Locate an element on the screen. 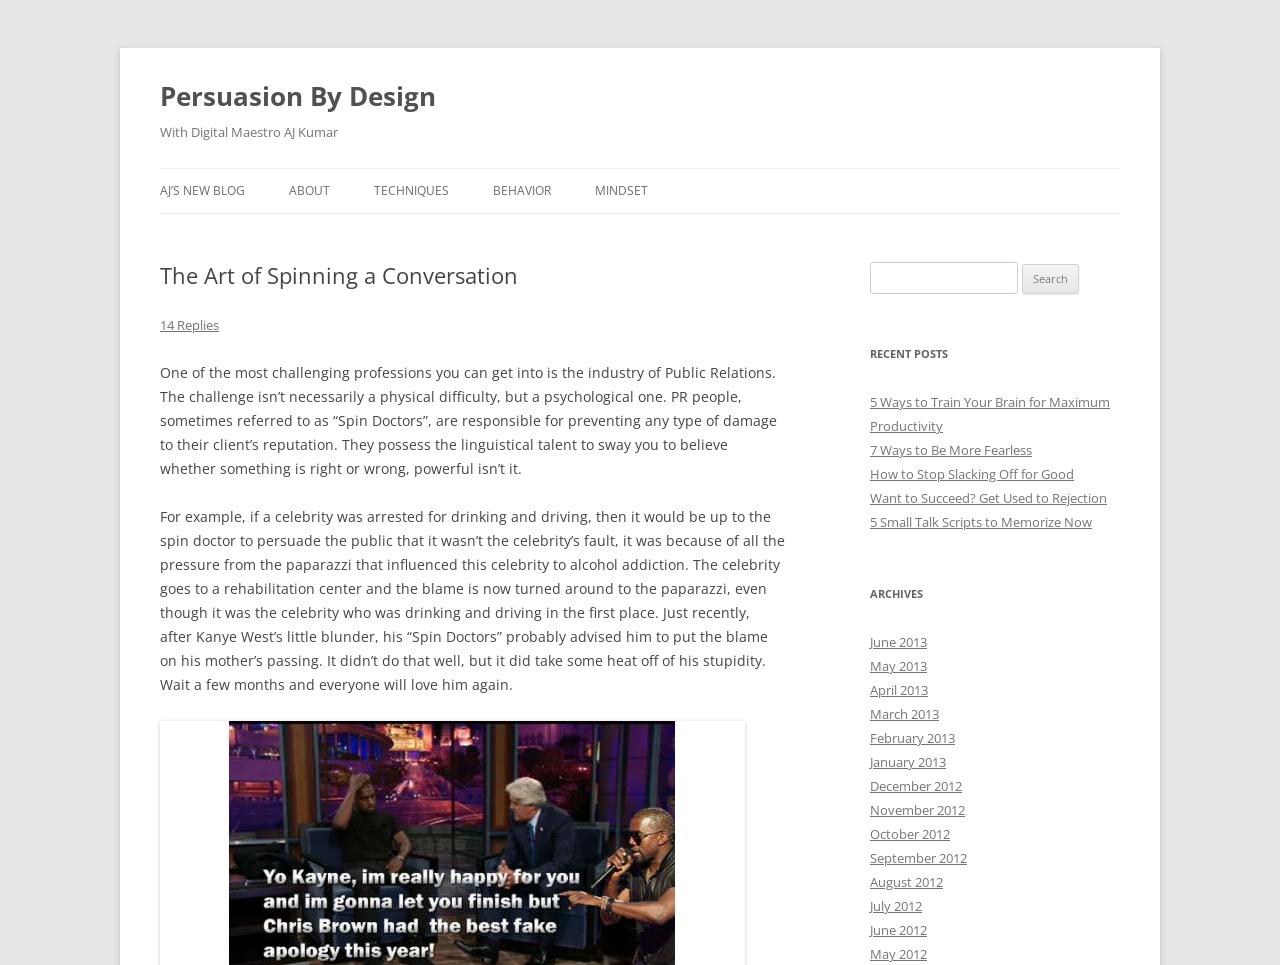 The height and width of the screenshot is (965, 1280). 'May 2013' is located at coordinates (870, 666).